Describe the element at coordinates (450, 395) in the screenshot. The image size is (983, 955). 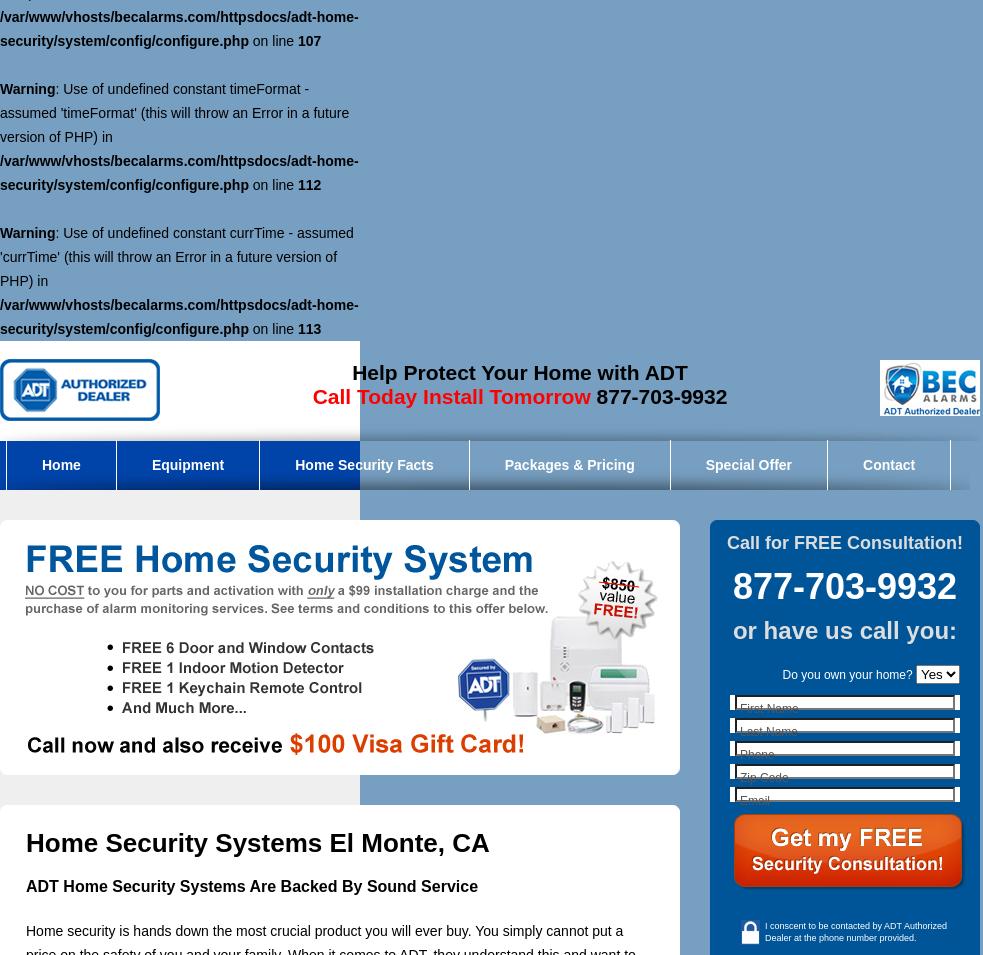
I see `'Call Today Install Tomorrow'` at that location.